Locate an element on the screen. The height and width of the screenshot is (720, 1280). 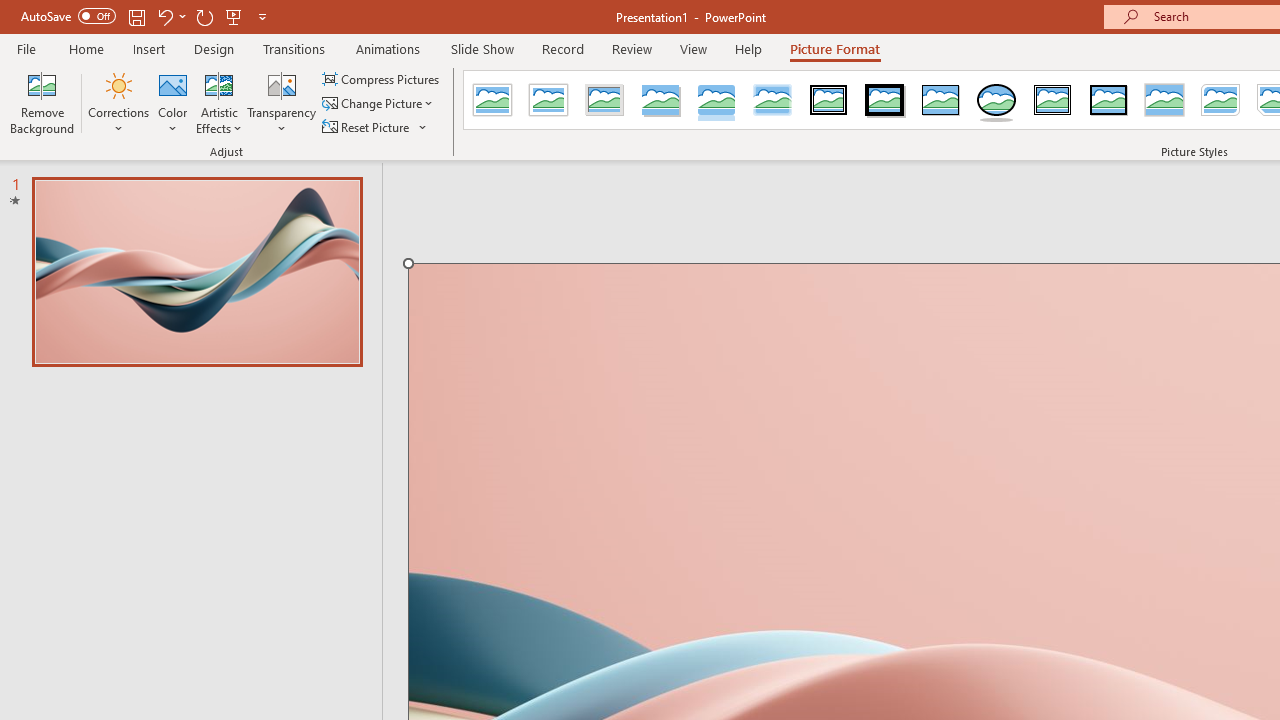
'Home' is located at coordinates (85, 48).